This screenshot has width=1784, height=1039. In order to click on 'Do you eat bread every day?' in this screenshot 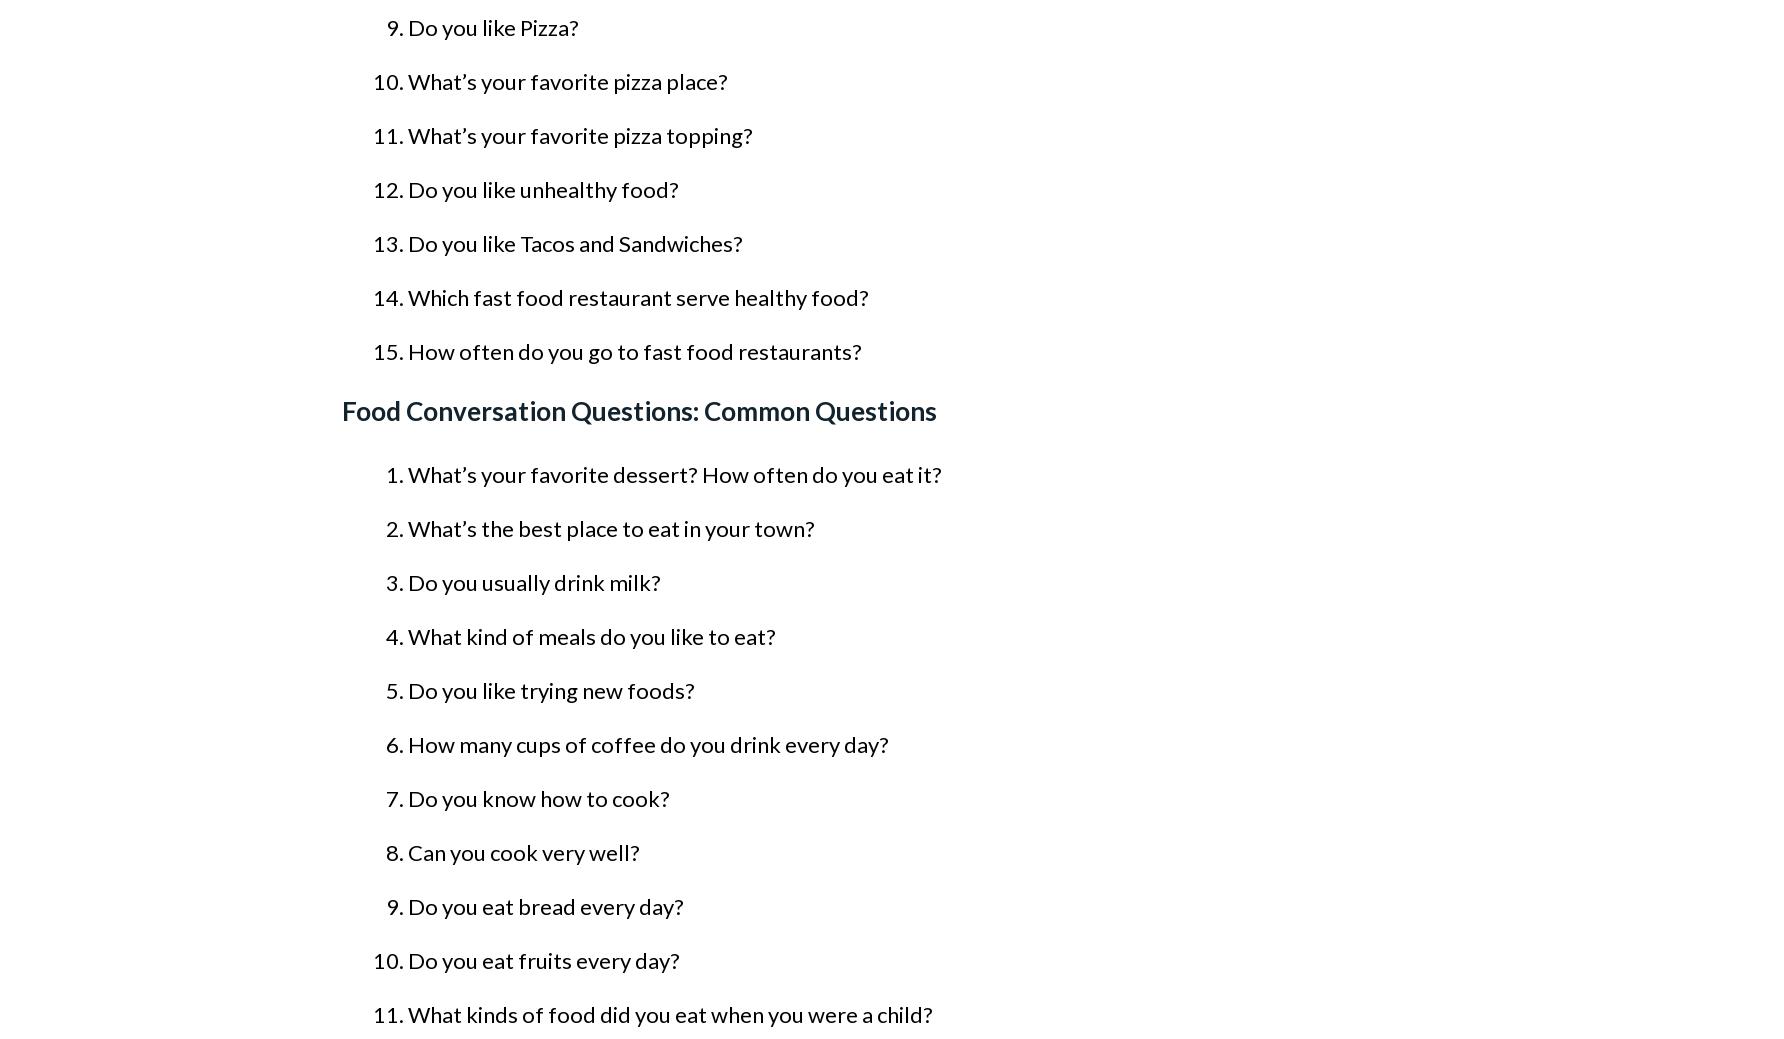, I will do `click(546, 906)`.